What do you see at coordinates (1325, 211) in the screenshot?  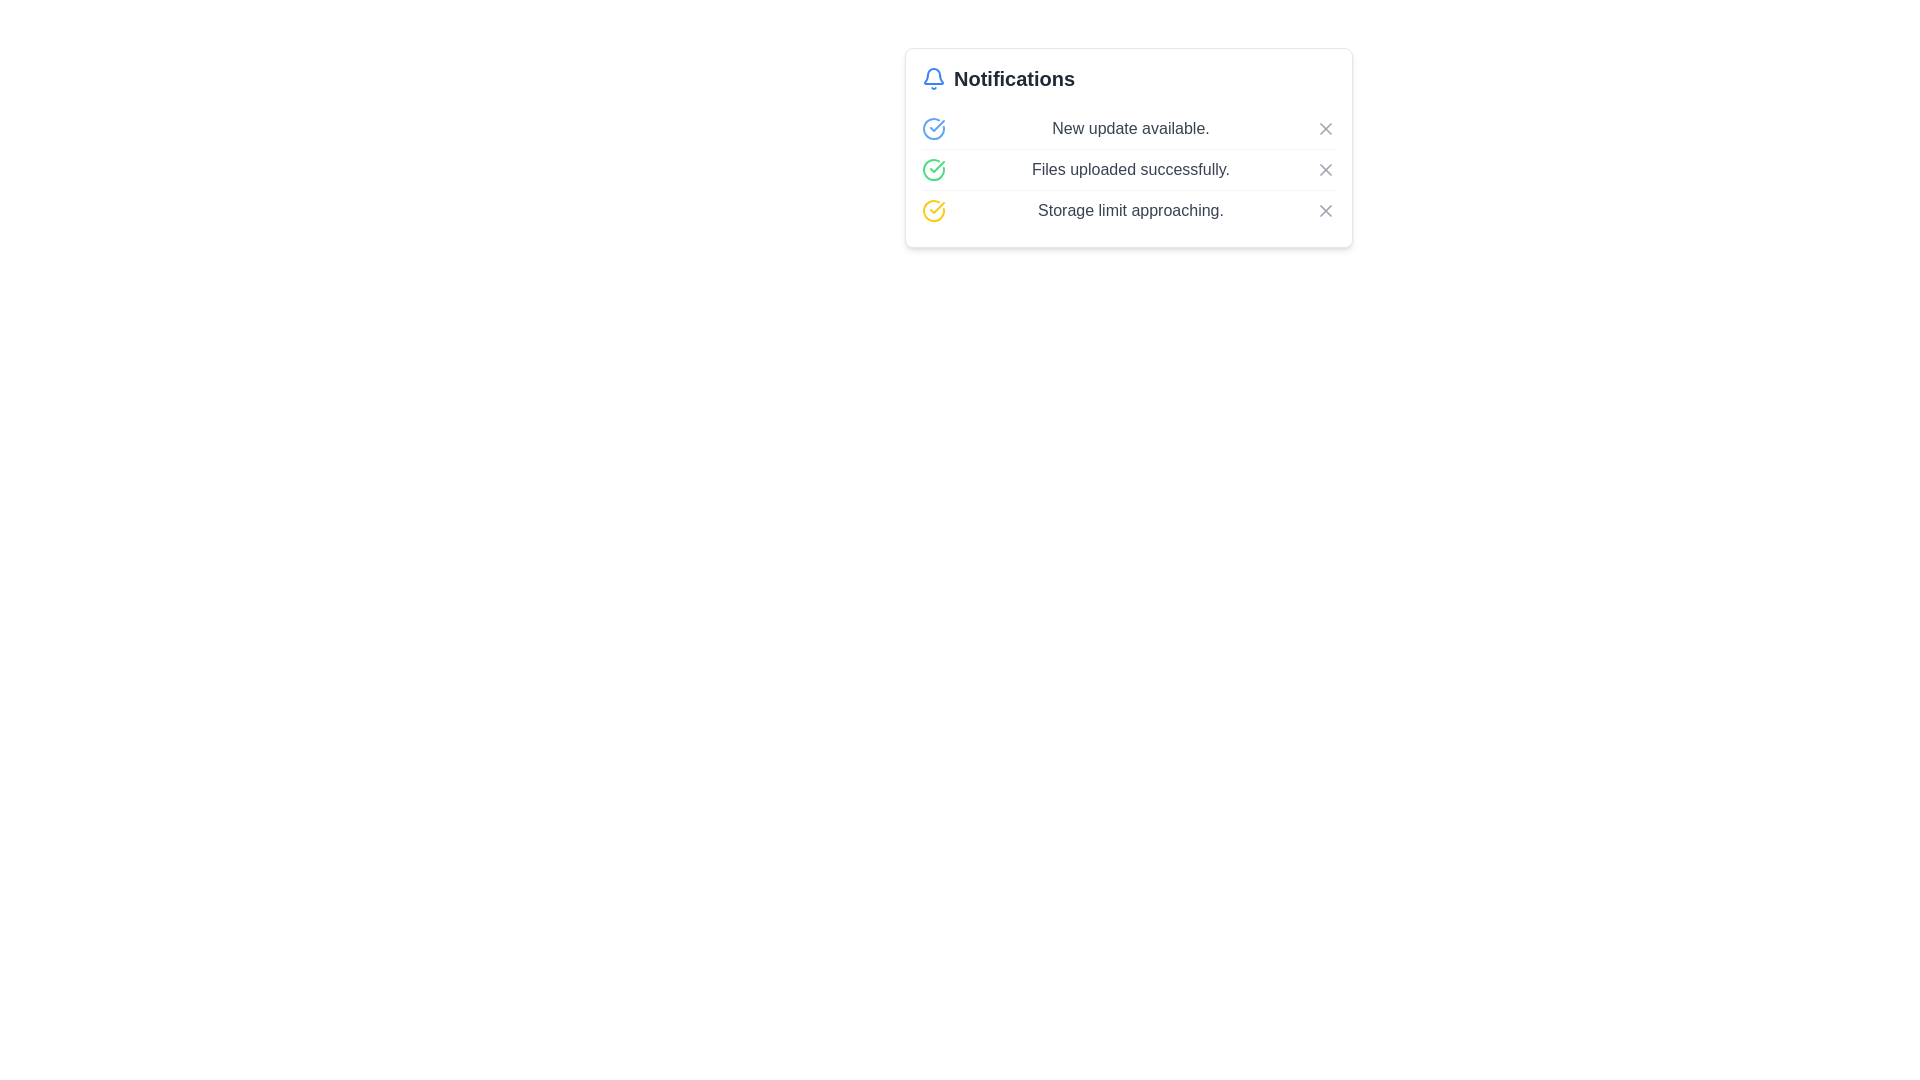 I see `the dismiss button located on the far right of the notification block` at bounding box center [1325, 211].